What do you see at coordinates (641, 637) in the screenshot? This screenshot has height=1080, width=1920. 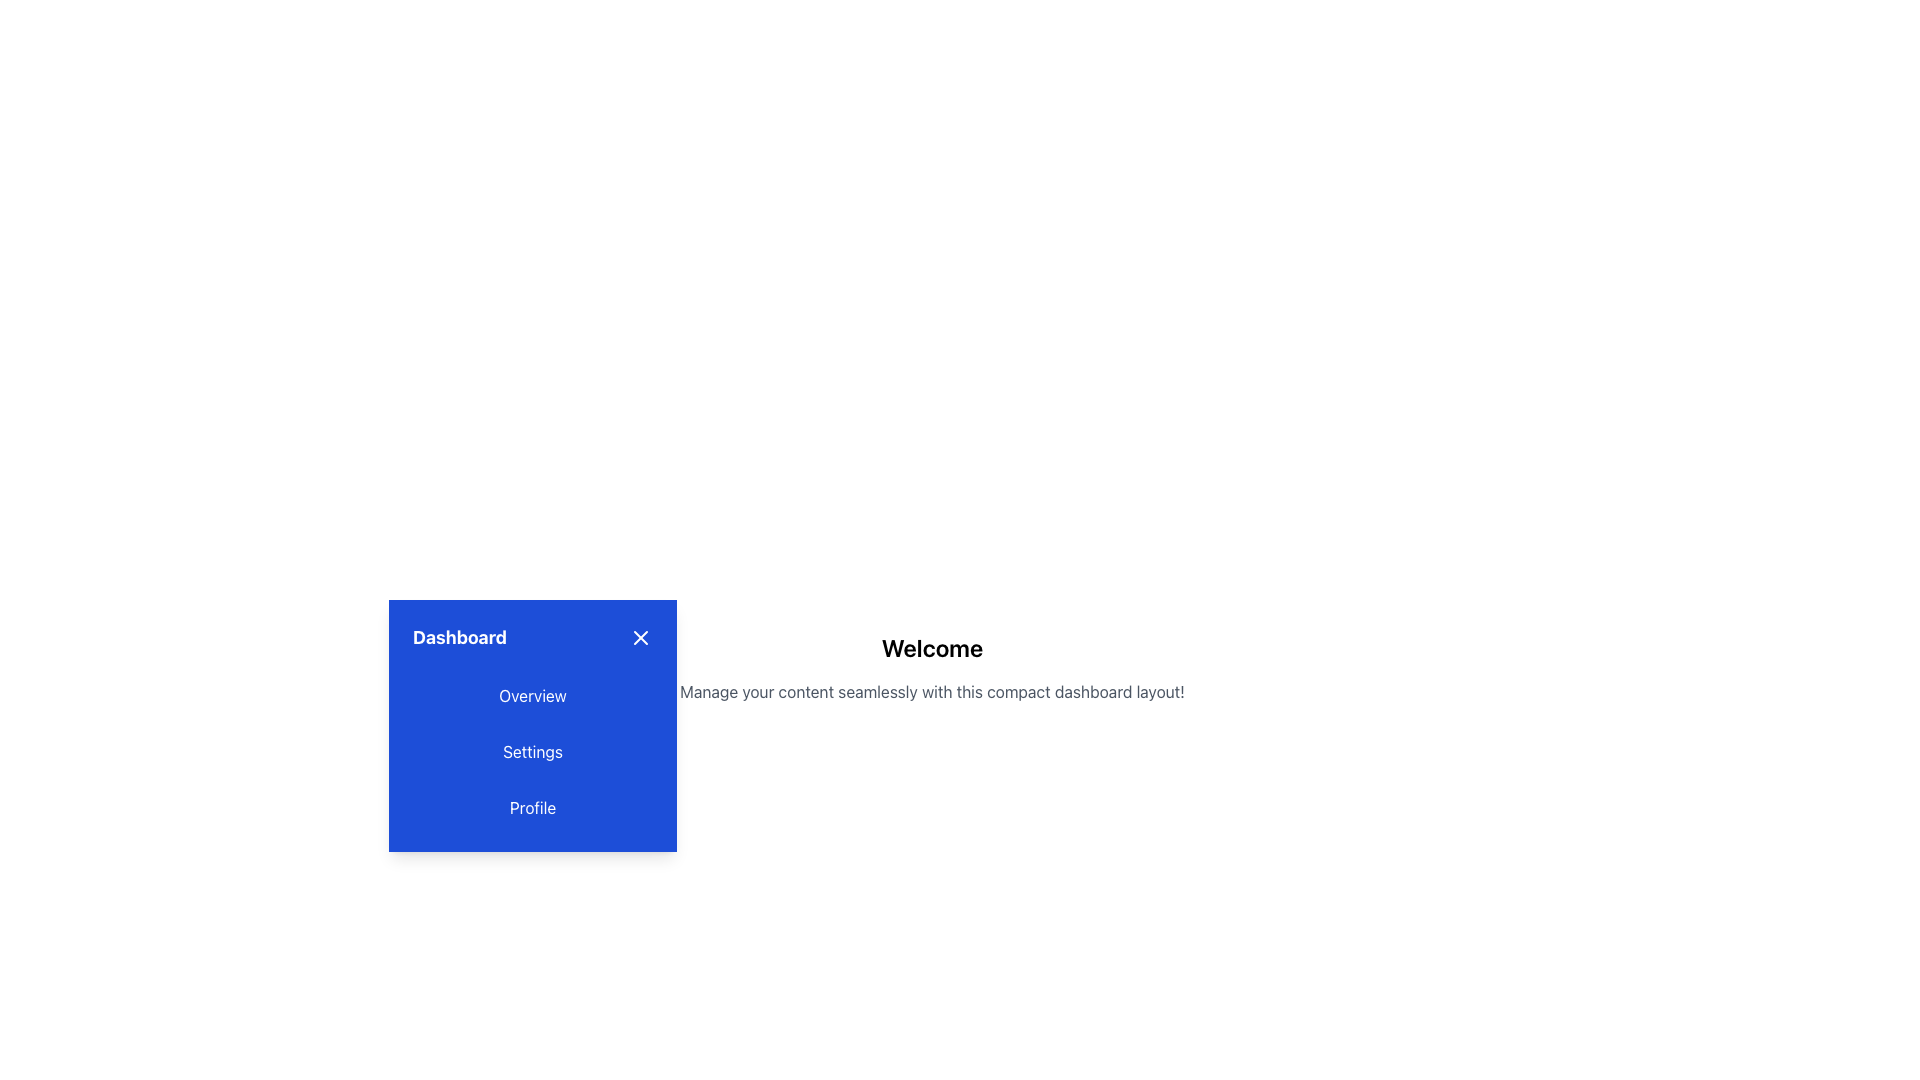 I see `the close button situated in the top-right corner of the blue 'Dashboard' panel to interact with it` at bounding box center [641, 637].